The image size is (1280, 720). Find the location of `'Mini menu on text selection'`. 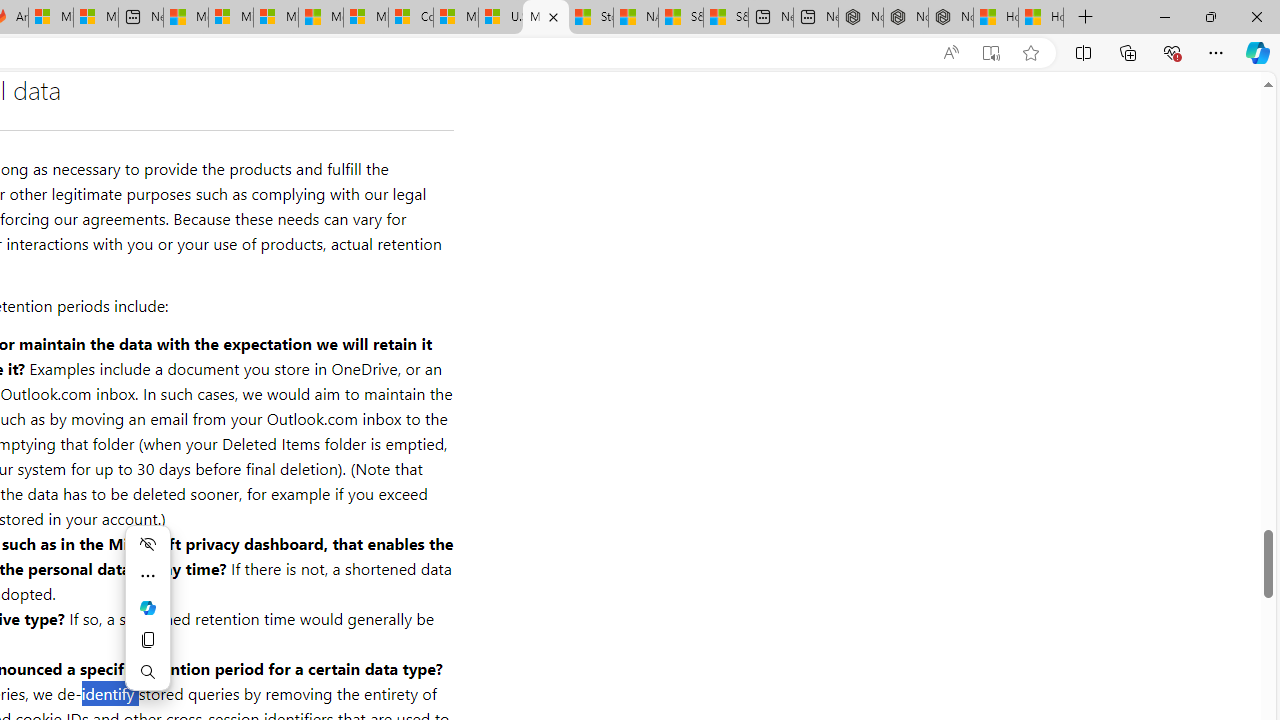

'Mini menu on text selection' is located at coordinates (146, 607).